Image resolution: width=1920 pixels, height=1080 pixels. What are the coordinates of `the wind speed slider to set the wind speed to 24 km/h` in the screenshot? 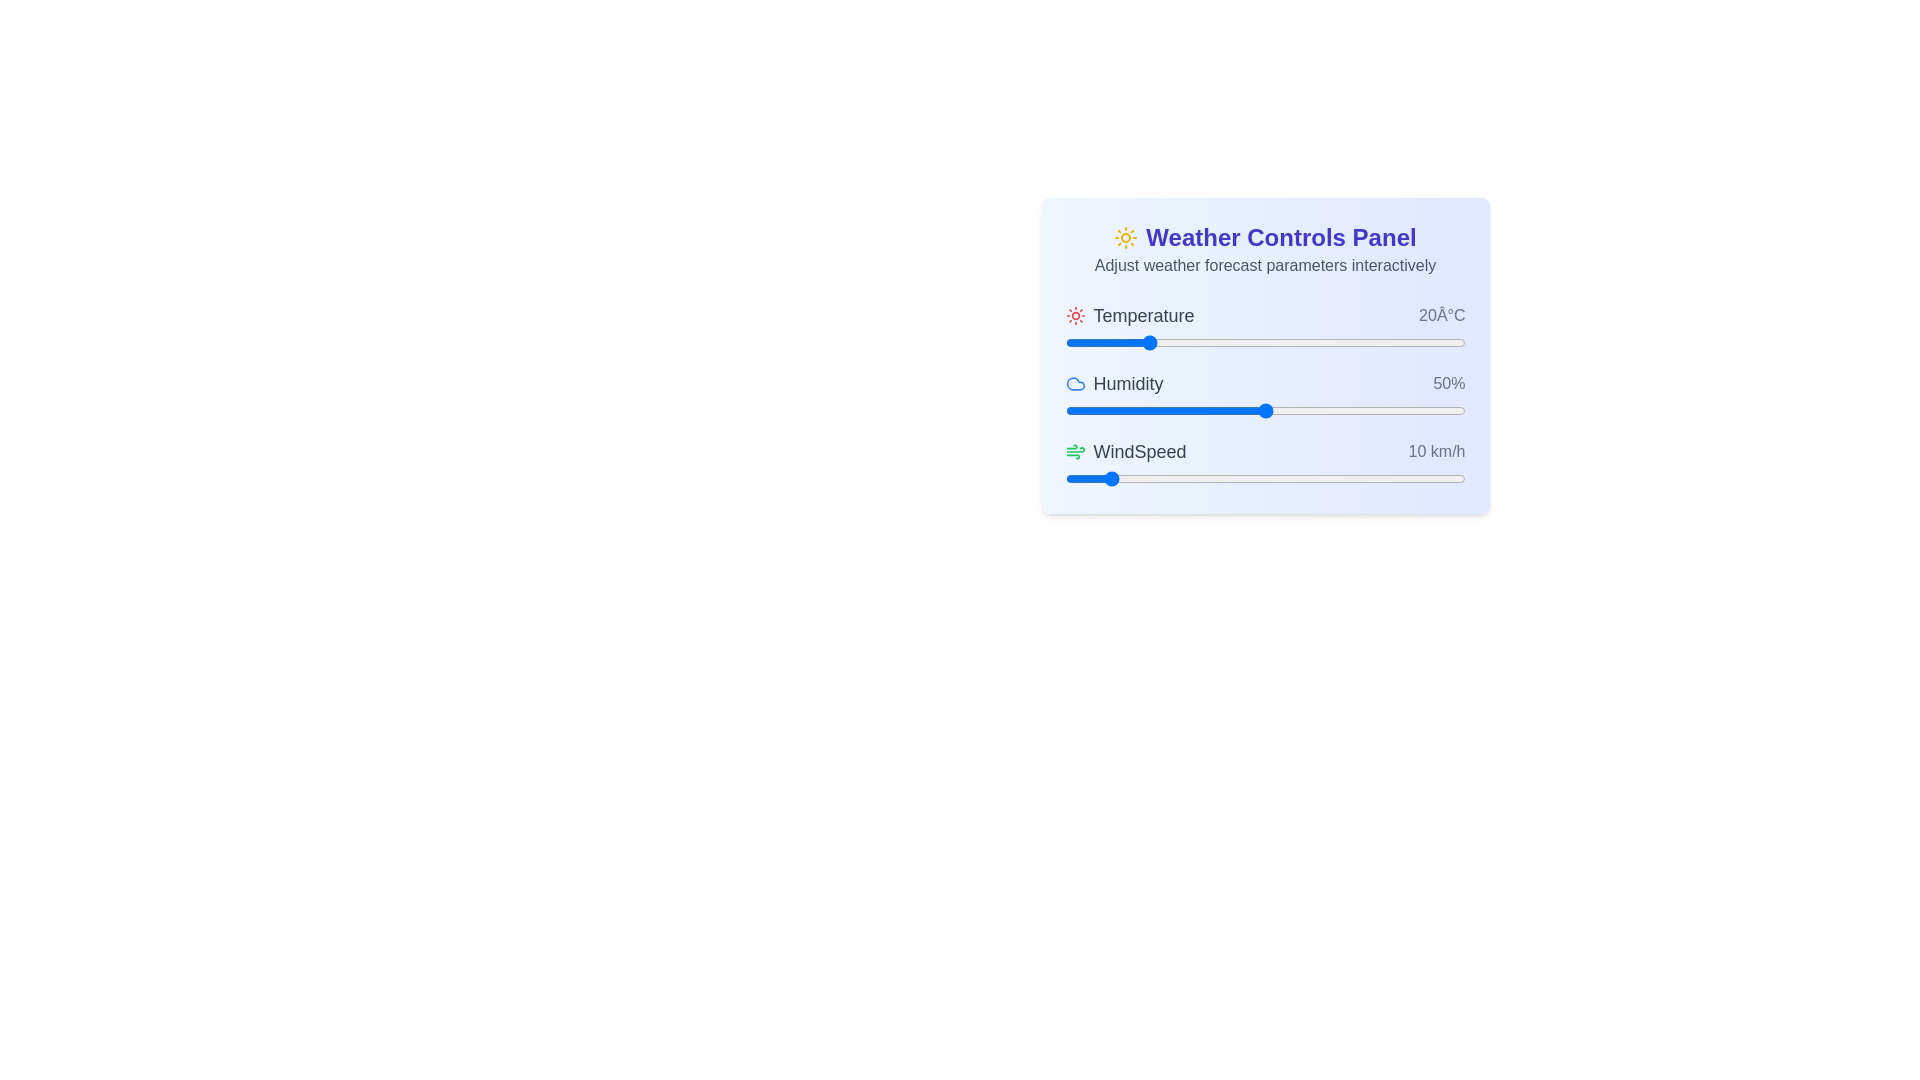 It's located at (1161, 478).